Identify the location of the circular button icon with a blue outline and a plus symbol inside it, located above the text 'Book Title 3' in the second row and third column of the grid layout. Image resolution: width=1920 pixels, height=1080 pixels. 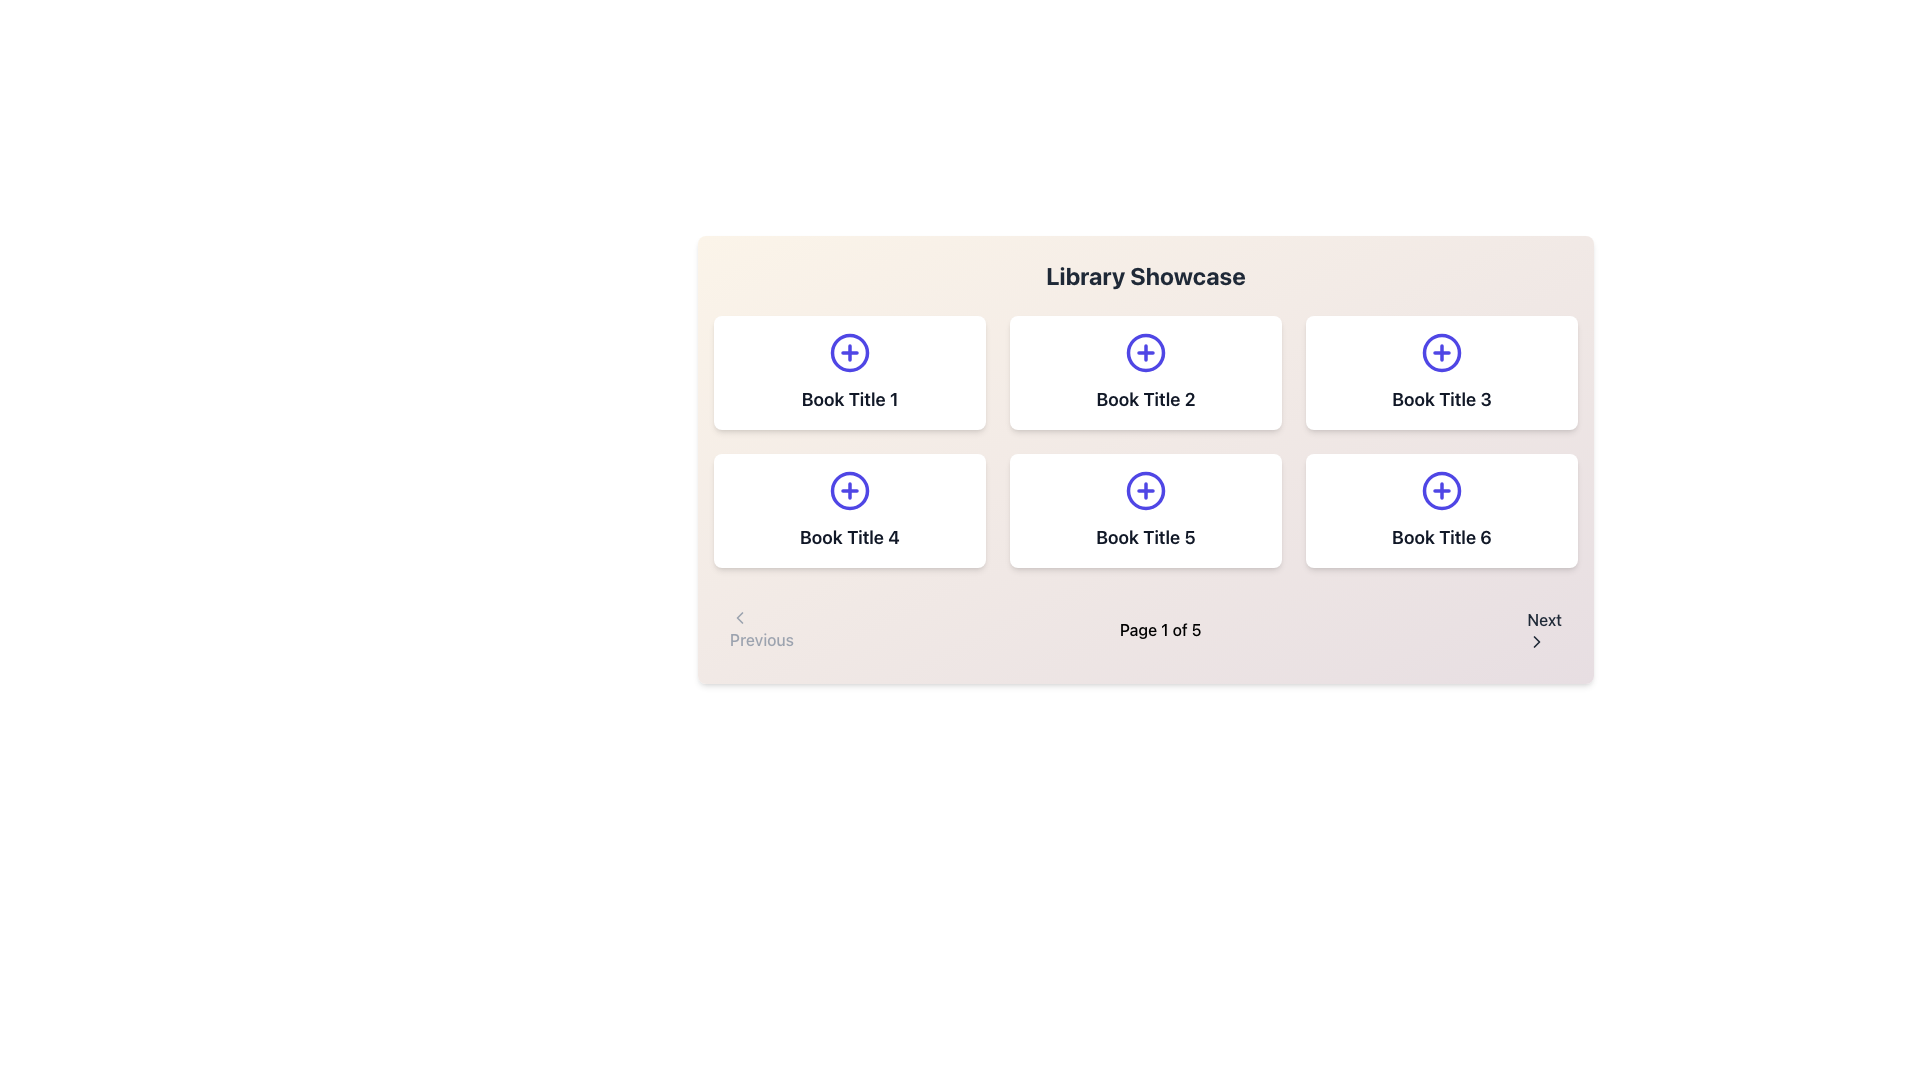
(1441, 352).